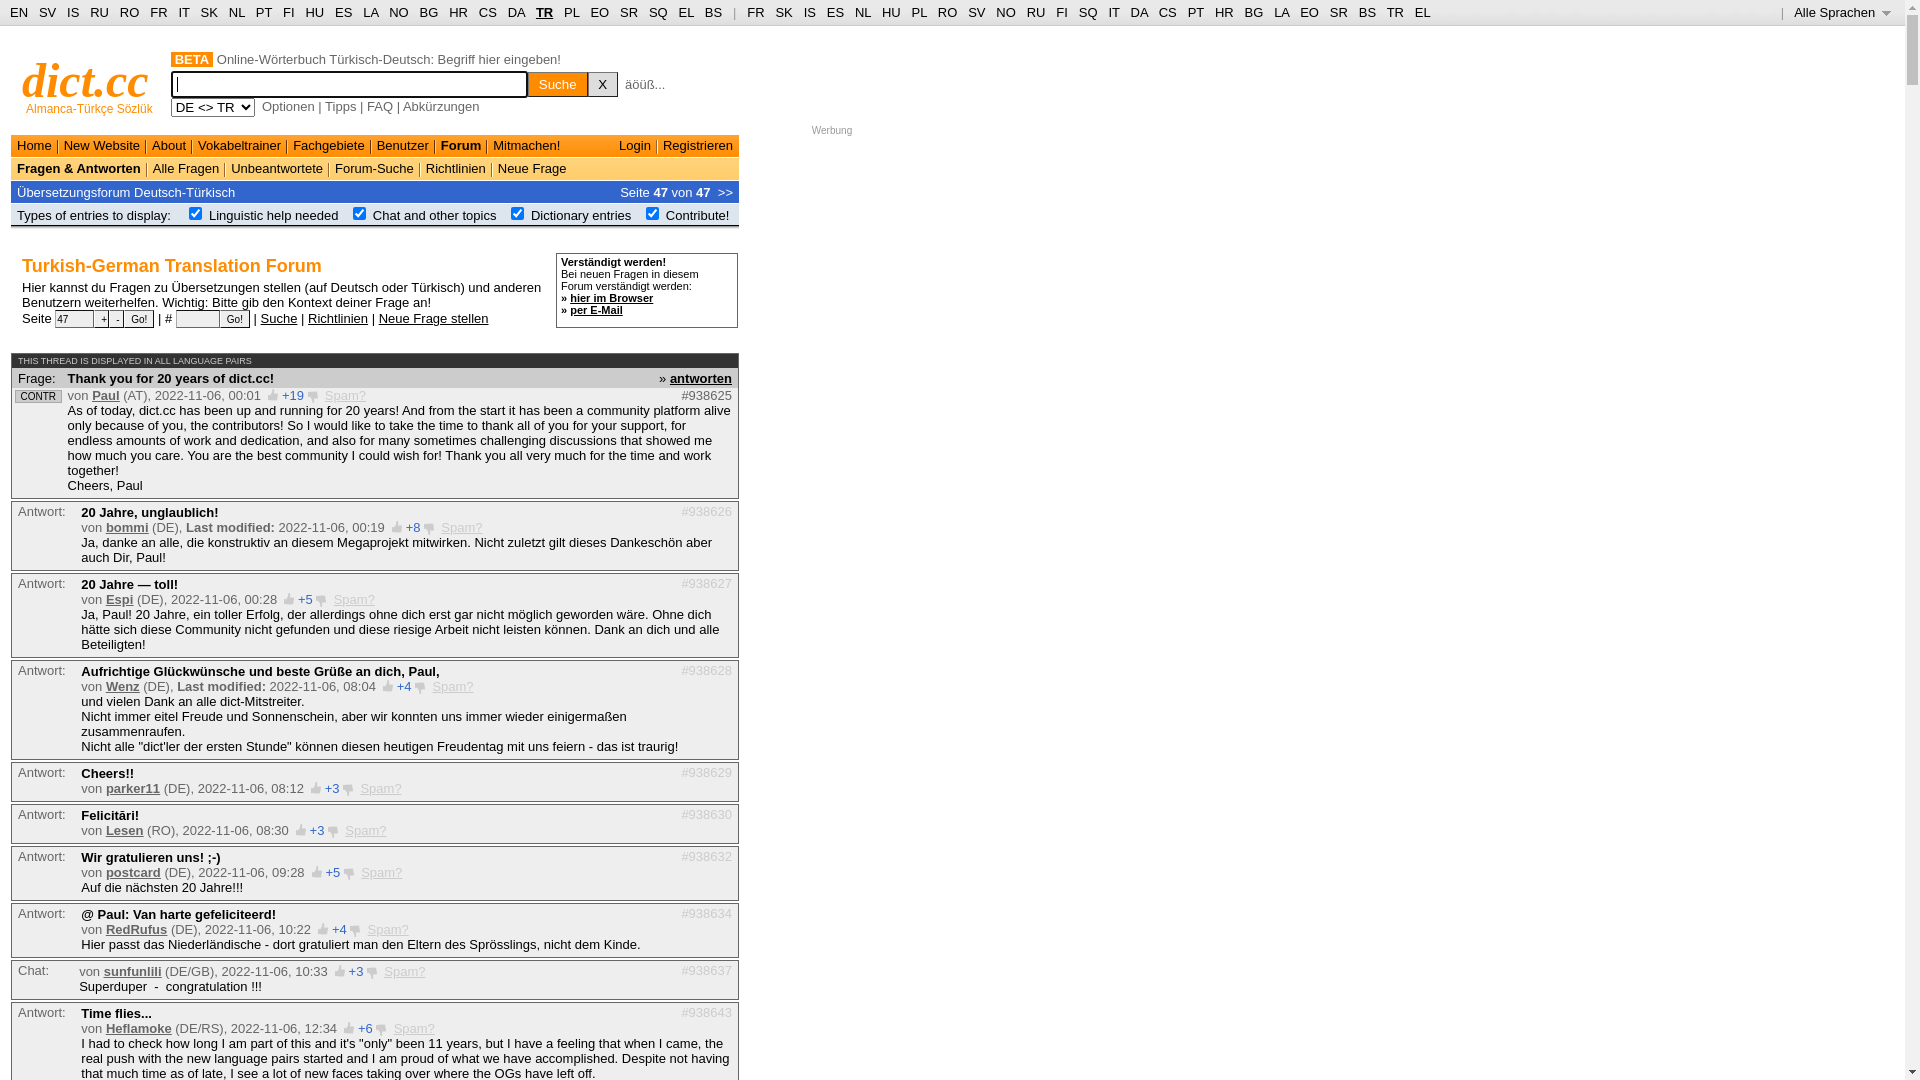 This screenshot has height=1080, width=1920. What do you see at coordinates (826, 12) in the screenshot?
I see `'ES'` at bounding box center [826, 12].